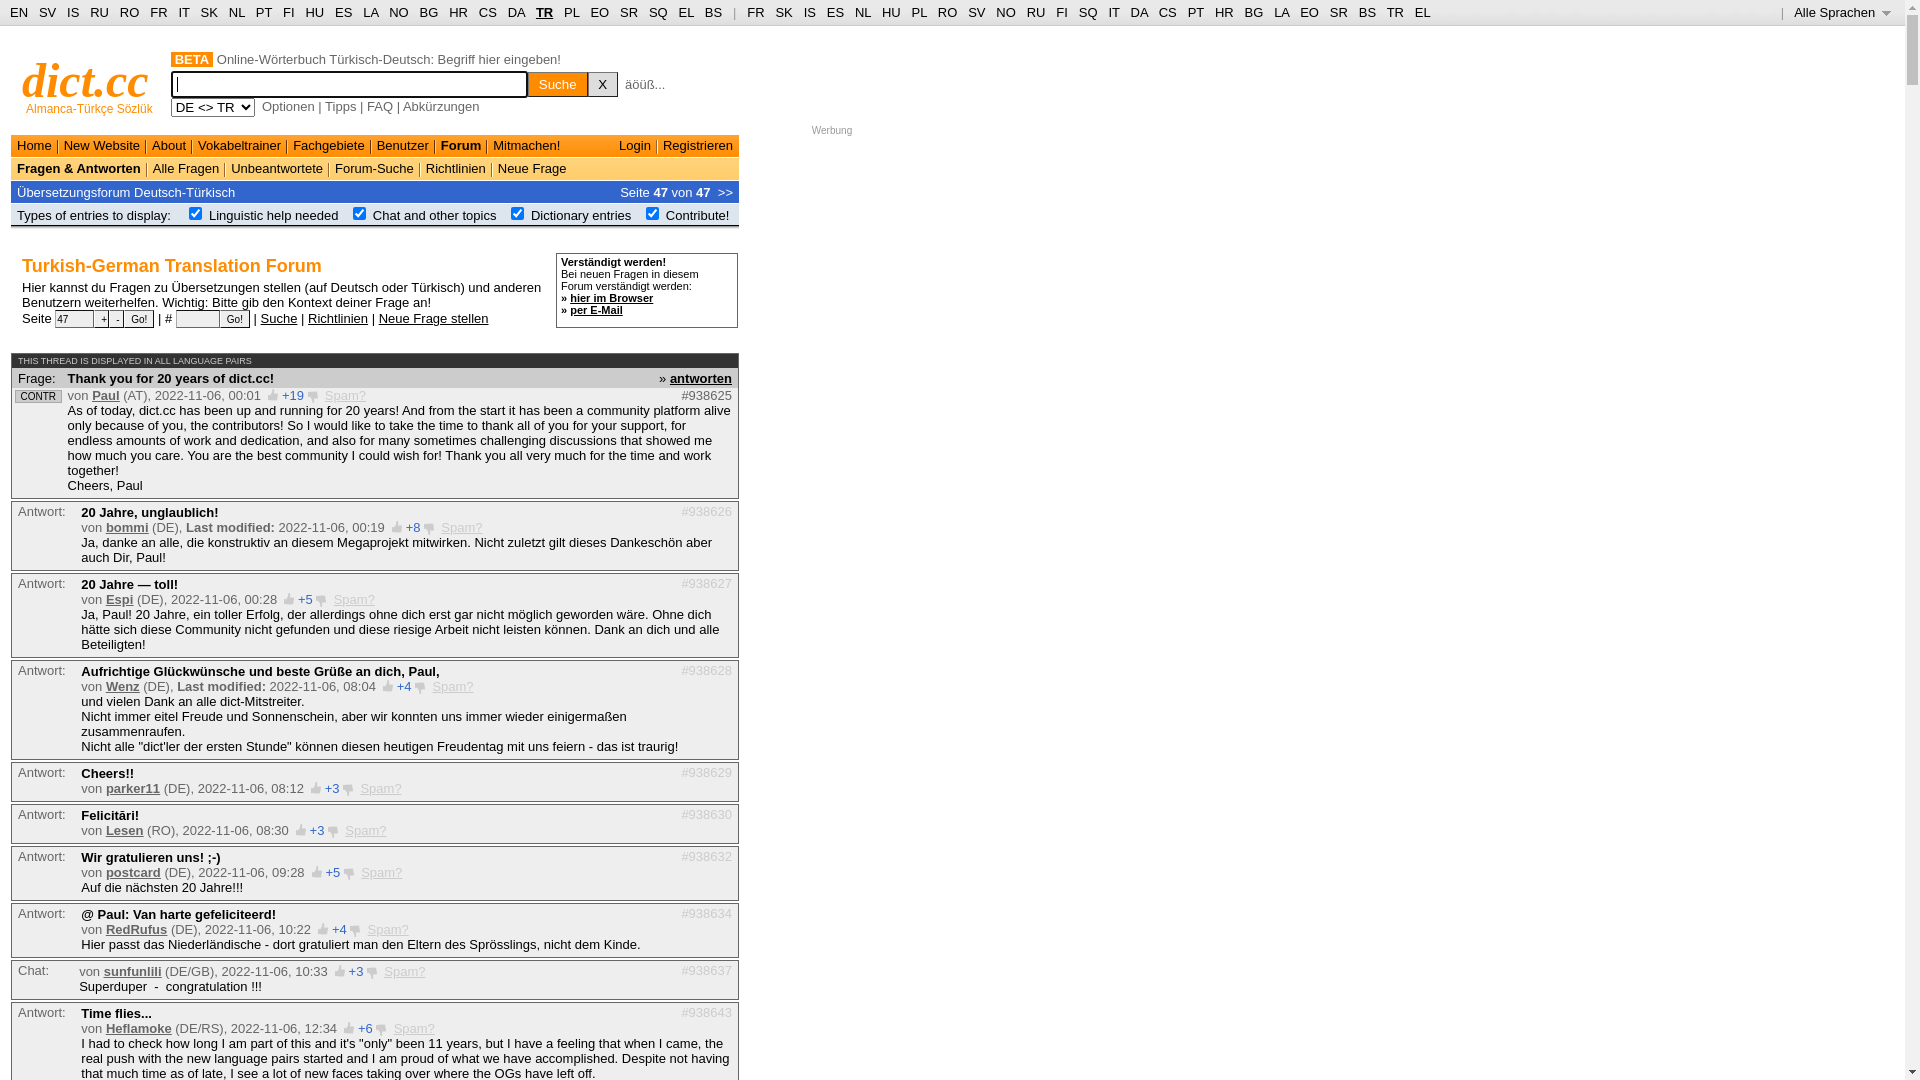 This screenshot has height=1080, width=1920. What do you see at coordinates (826, 12) in the screenshot?
I see `'ES'` at bounding box center [826, 12].